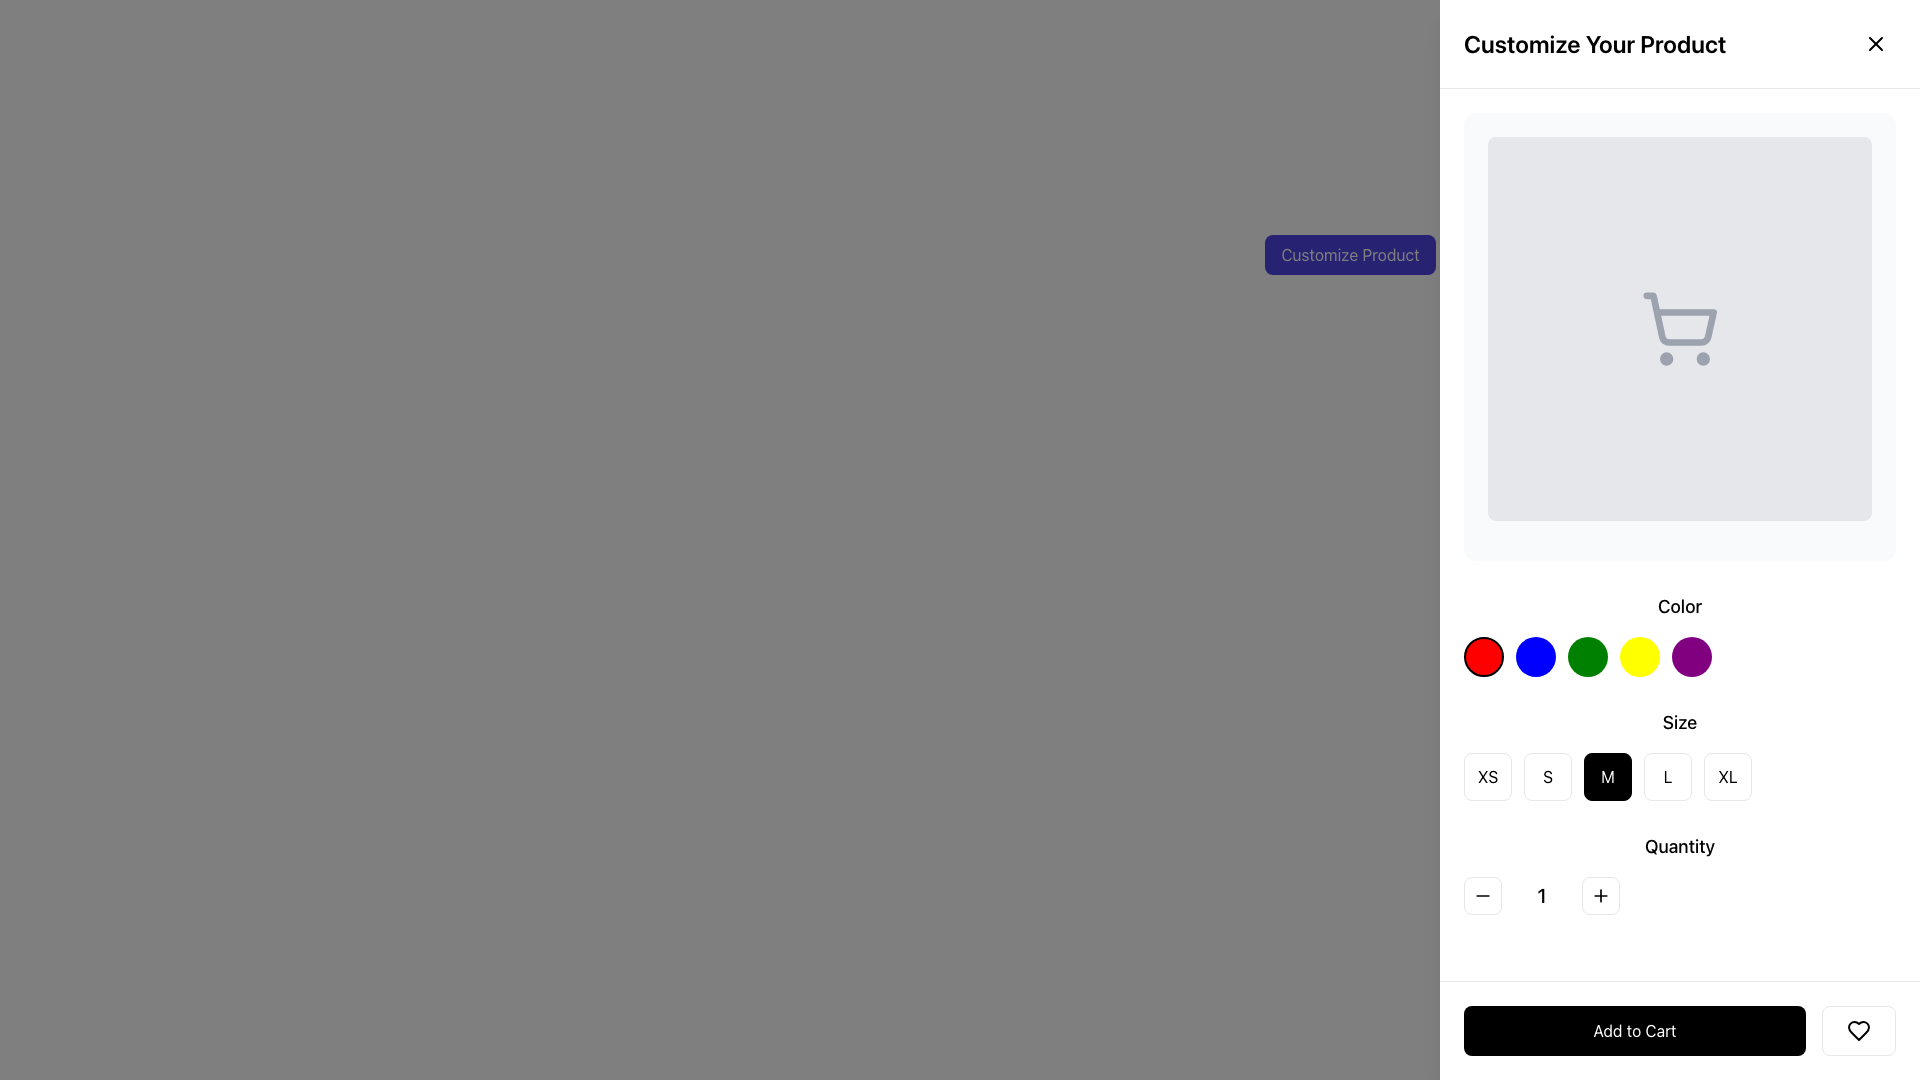 This screenshot has width=1920, height=1080. I want to click on the icon button located in the 'Quantity' section, to the right of the numeric input field, to increase the selected product quantity by one, so click(1601, 894).